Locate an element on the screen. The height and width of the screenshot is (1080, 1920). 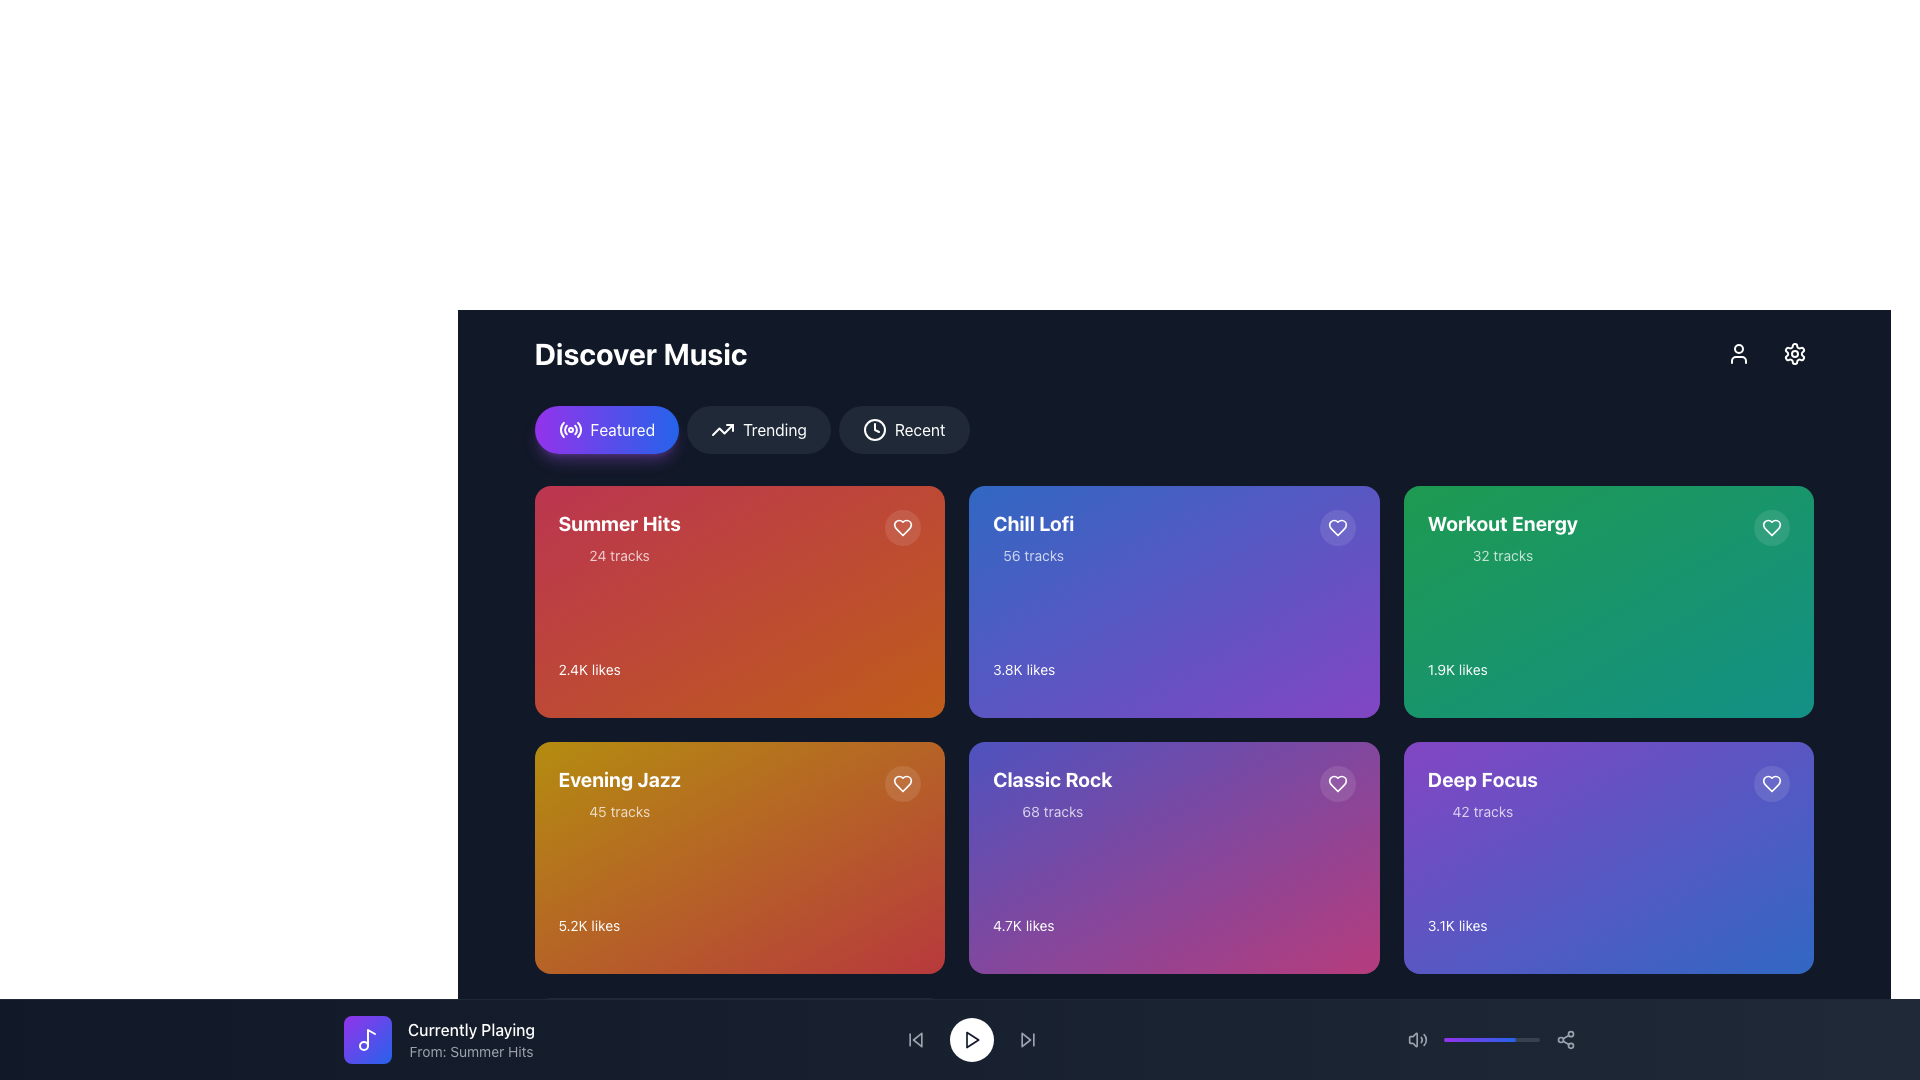
the 'Trending' text label within the button located in the middle of a horizontal group of buttons, positioned between 'Featured' and 'Recent' buttons, right below the 'Discover Music' heading is located at coordinates (773, 428).